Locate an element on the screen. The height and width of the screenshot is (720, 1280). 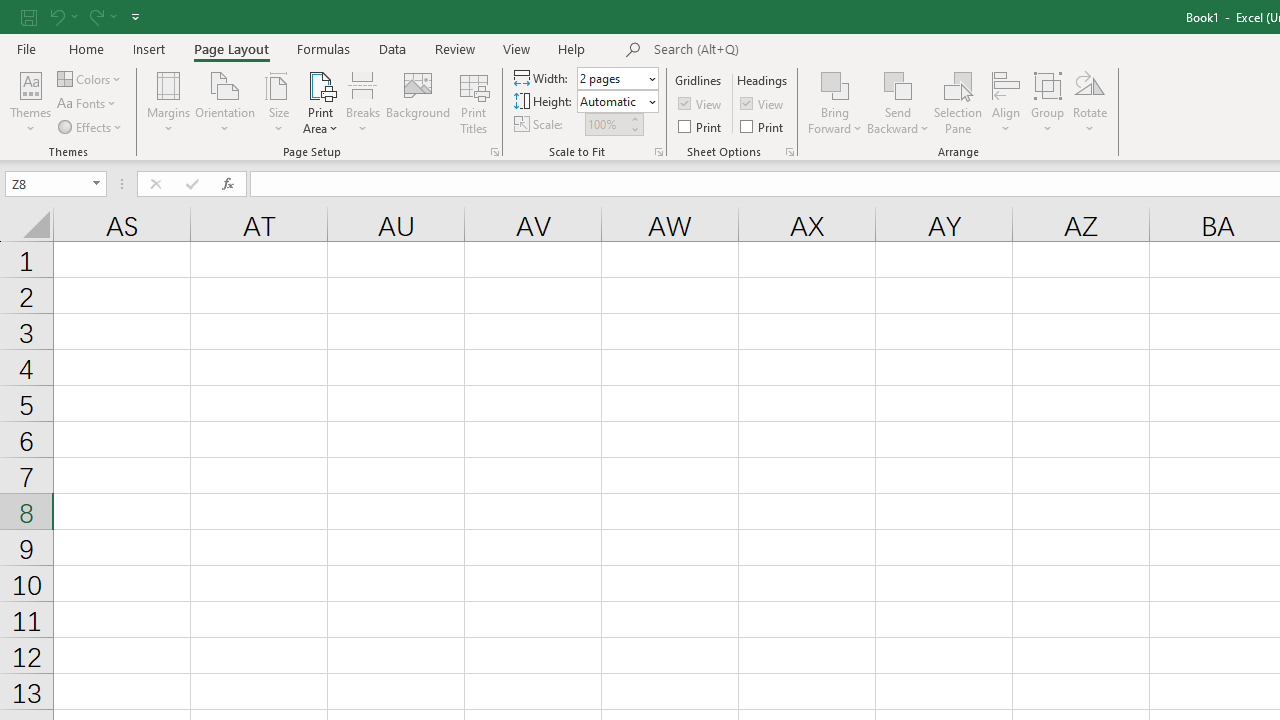
'Breaks' is located at coordinates (362, 103).